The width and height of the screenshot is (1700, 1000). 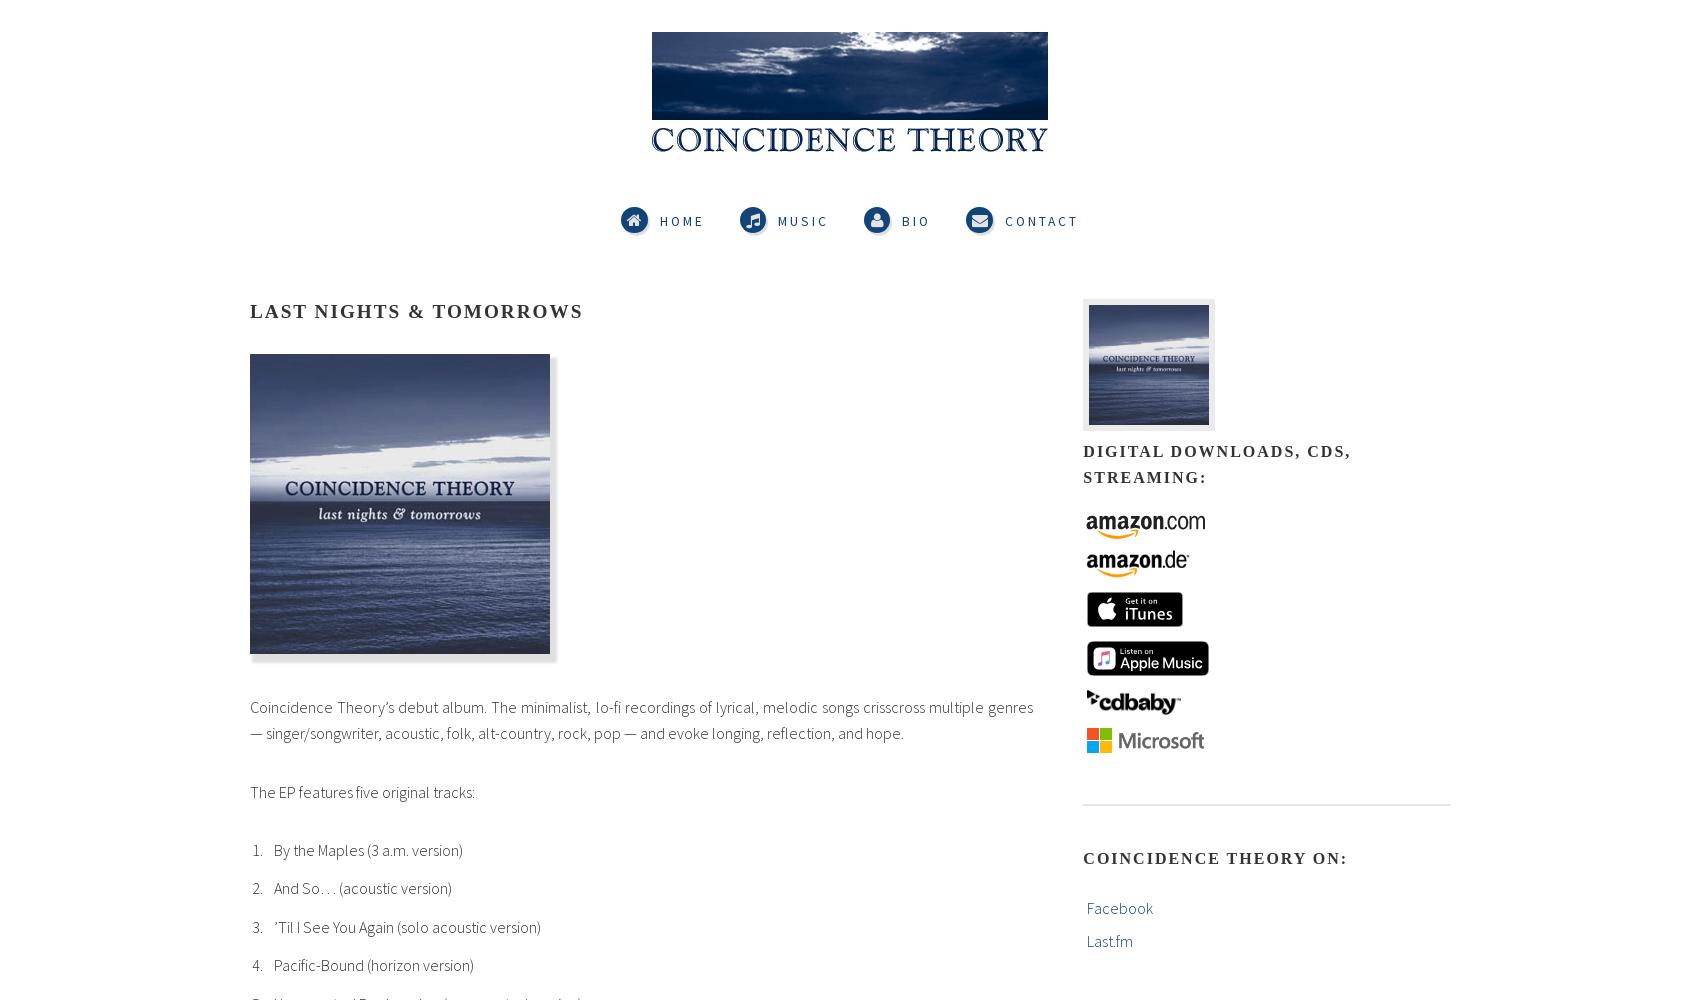 What do you see at coordinates (367, 849) in the screenshot?
I see `'By the Maples (3 a.m. version)'` at bounding box center [367, 849].